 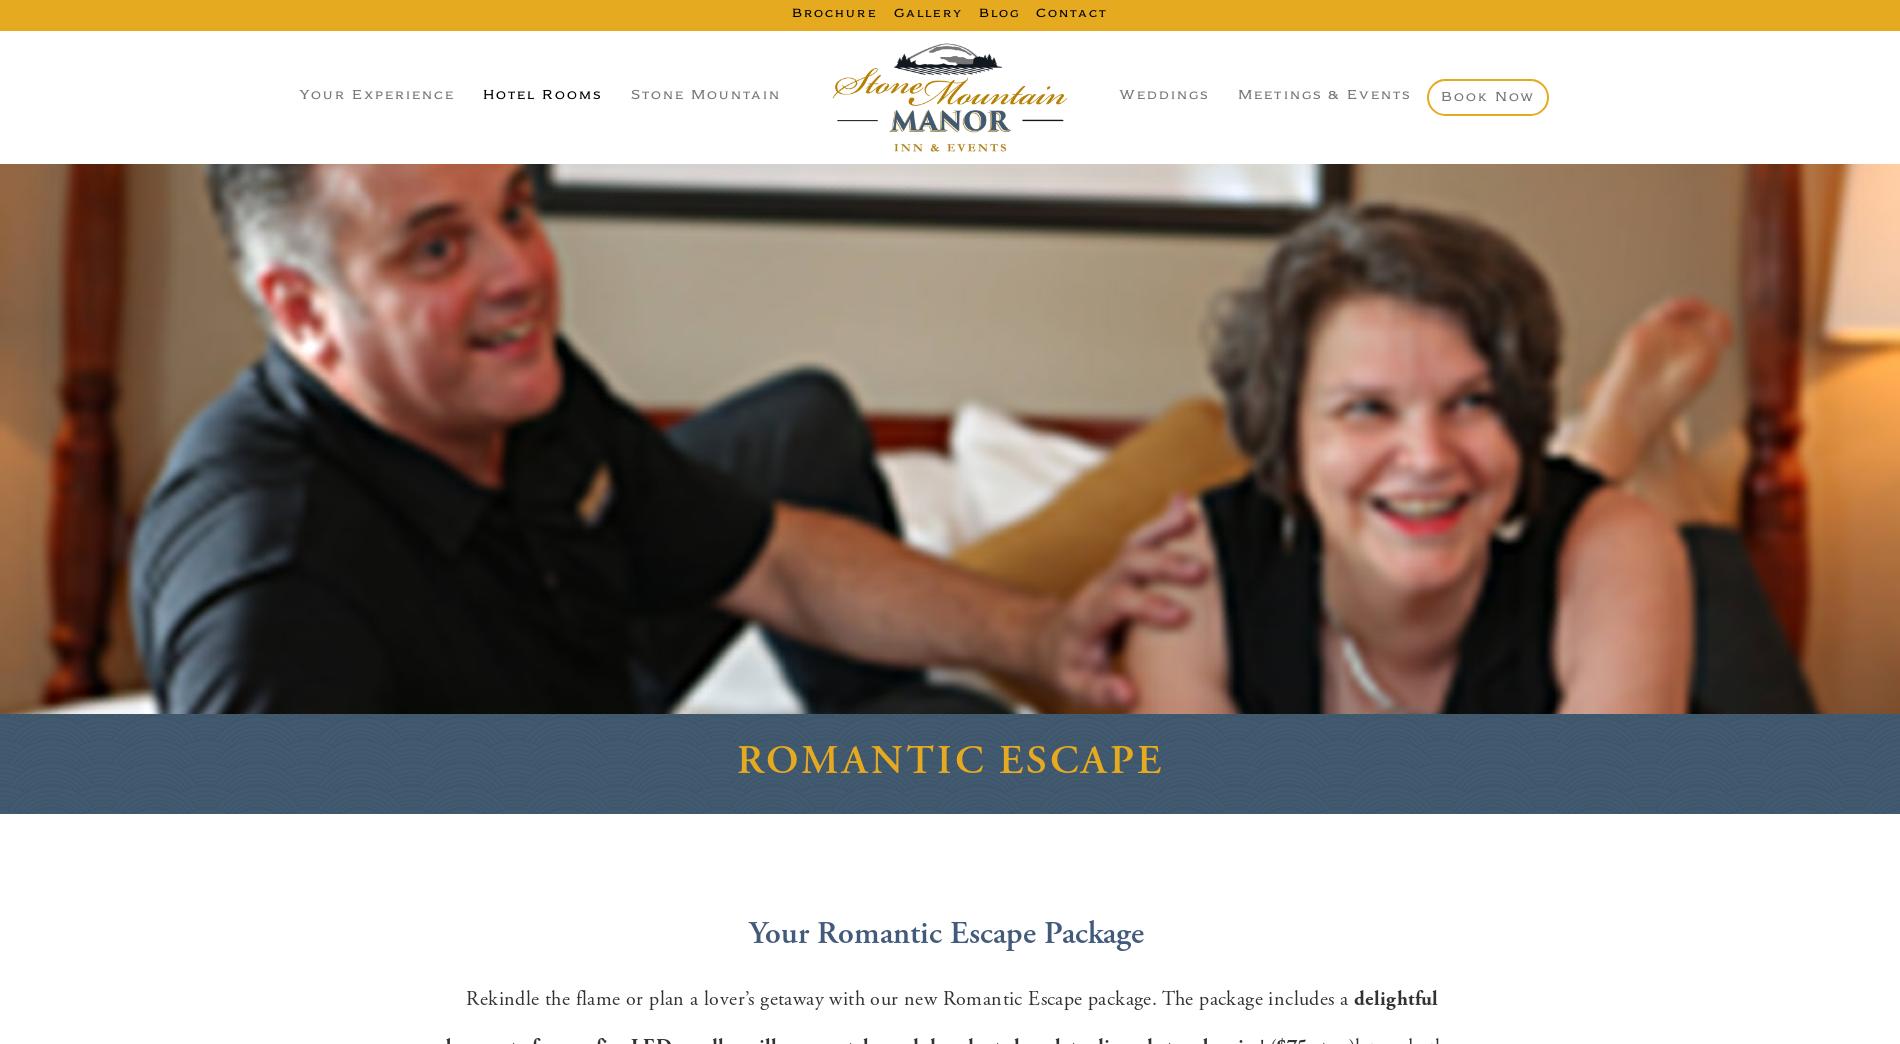 I want to click on 'Gallery', so click(x=927, y=12).